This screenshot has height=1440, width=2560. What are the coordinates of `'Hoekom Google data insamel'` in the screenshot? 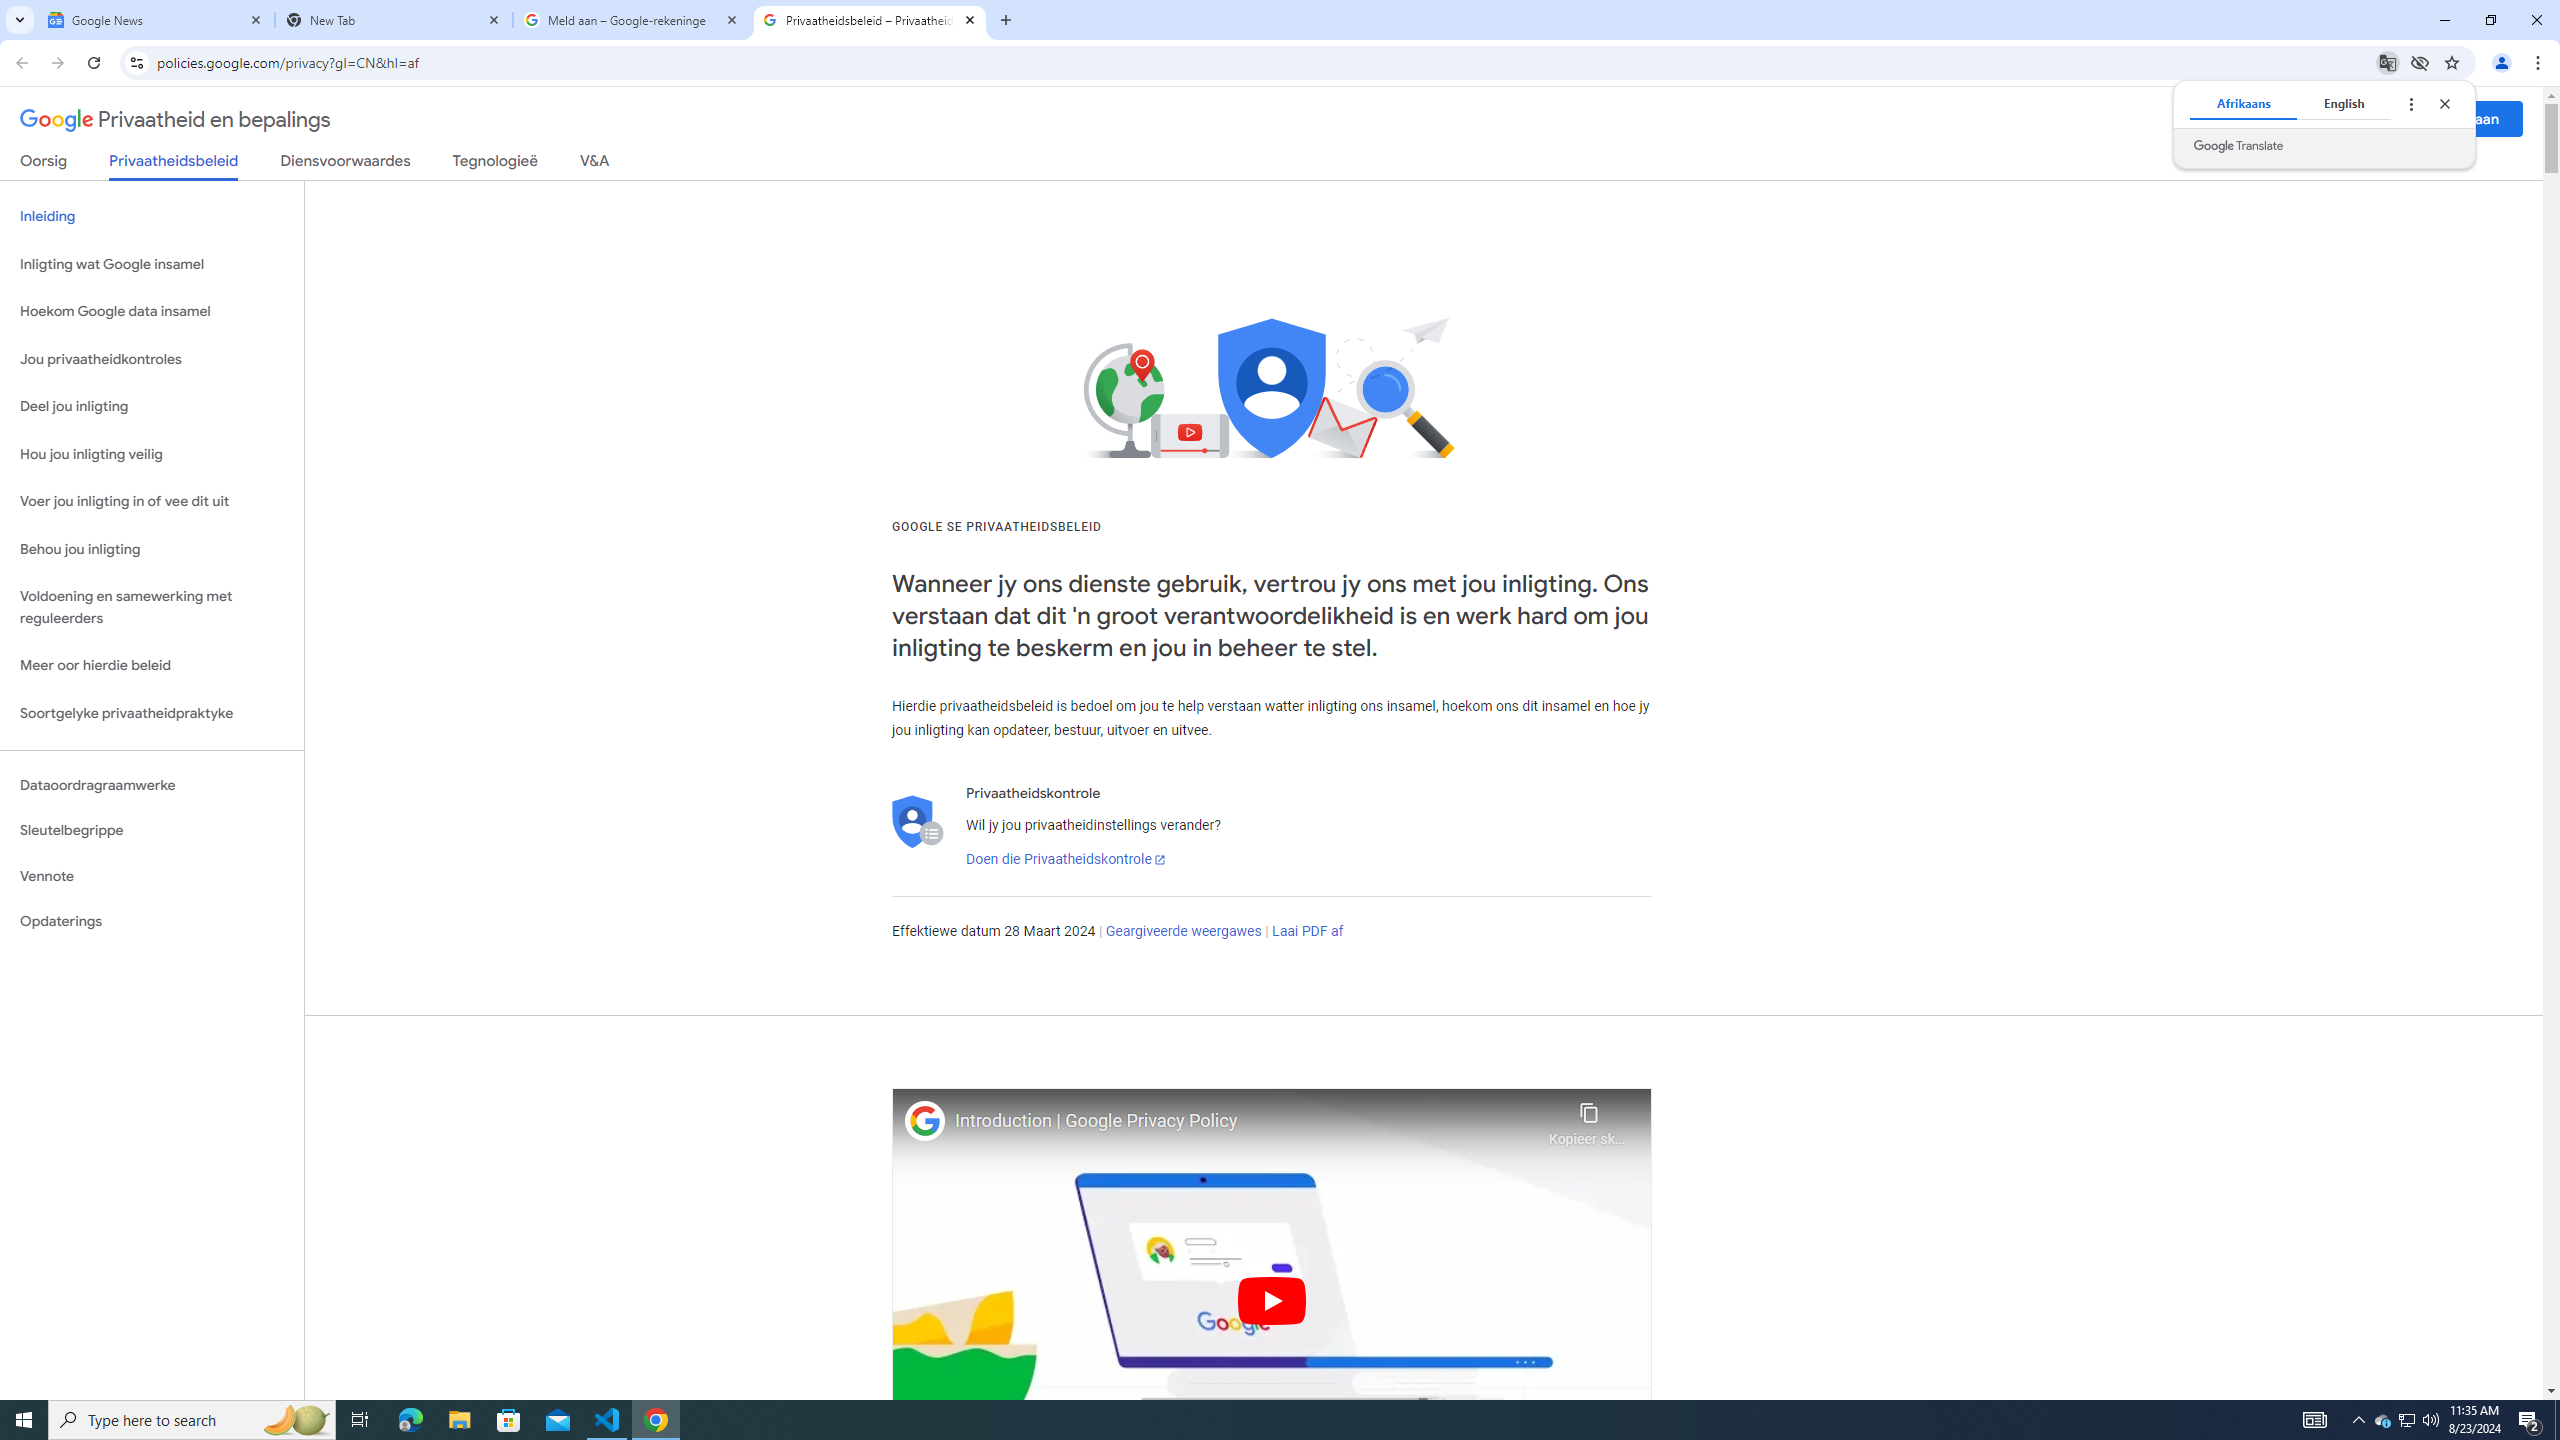 It's located at (151, 310).